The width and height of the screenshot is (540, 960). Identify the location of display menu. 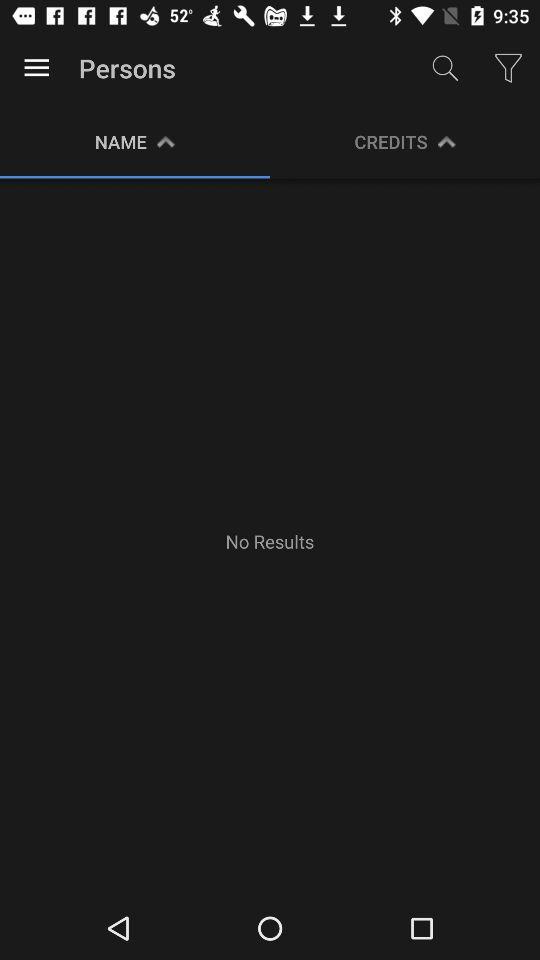
(36, 68).